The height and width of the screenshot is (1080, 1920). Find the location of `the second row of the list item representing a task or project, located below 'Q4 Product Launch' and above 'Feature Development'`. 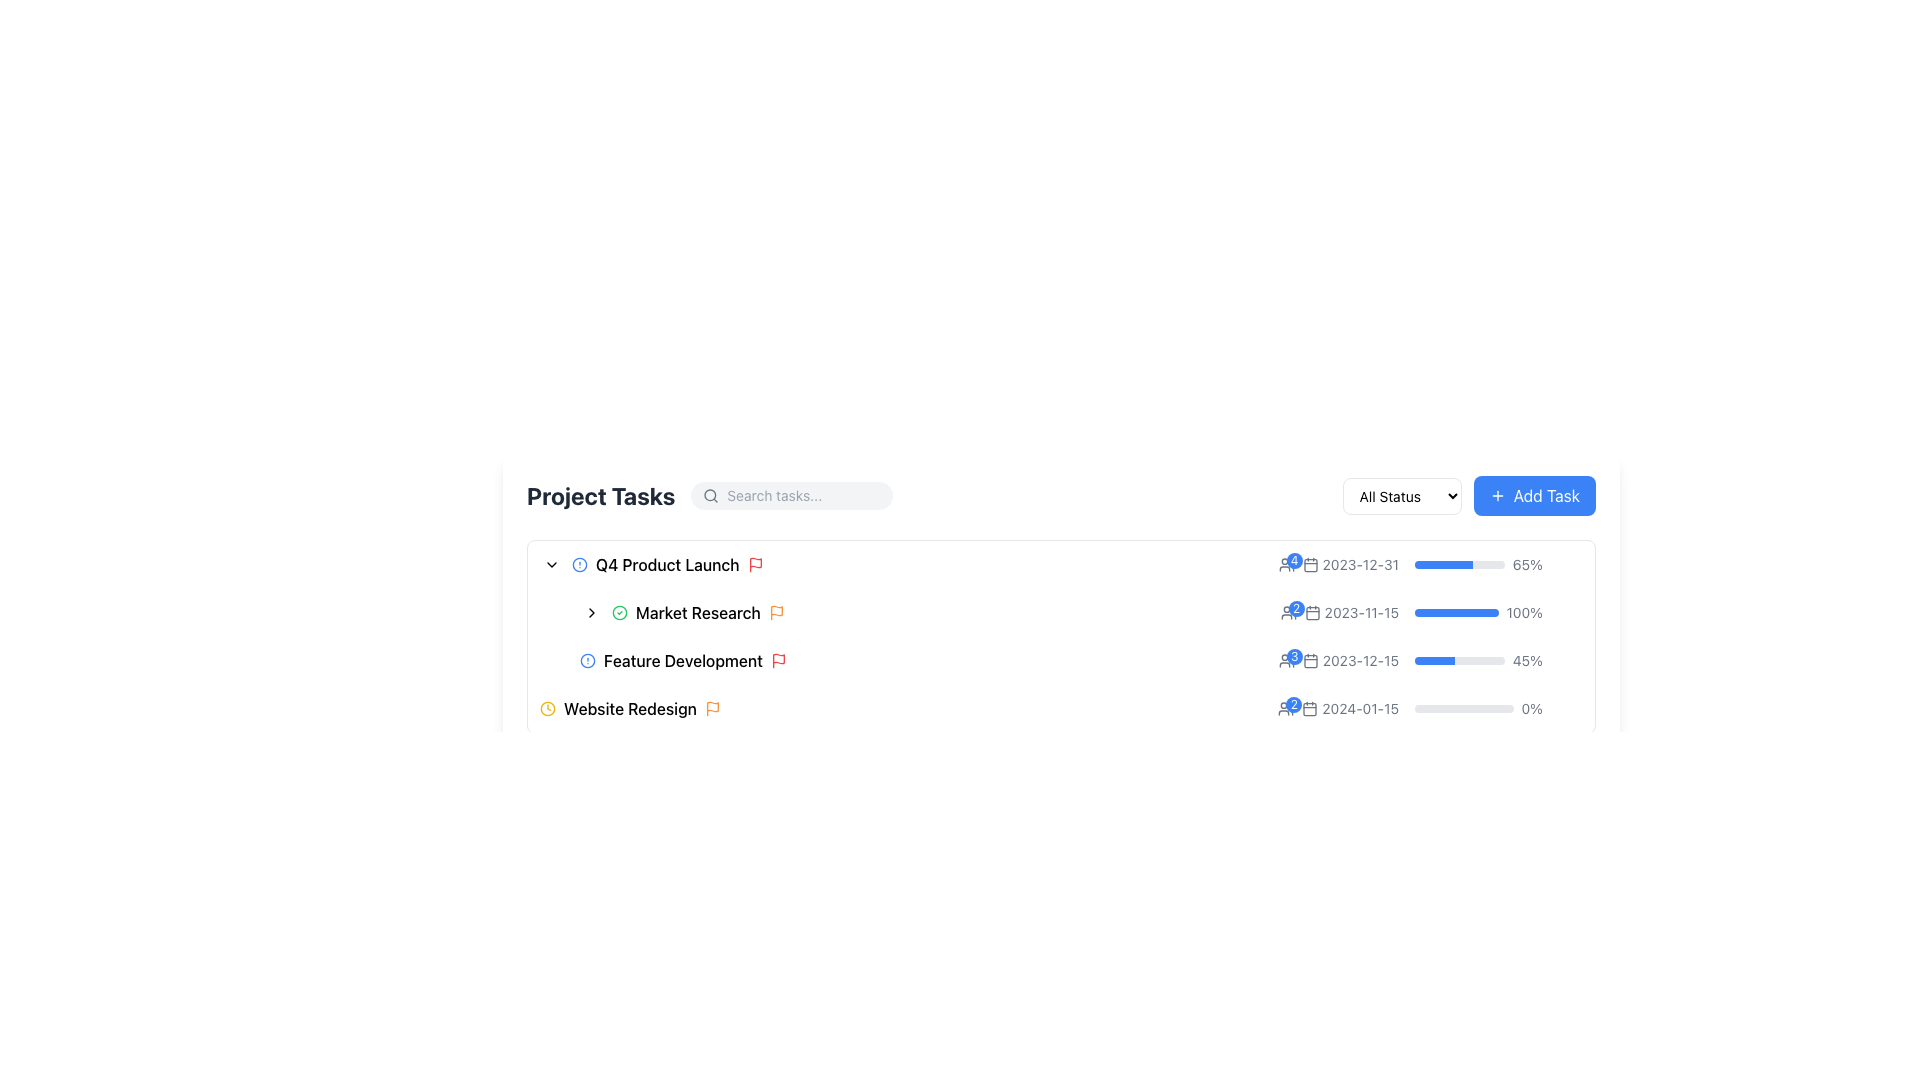

the second row of the list item representing a task or project, located below 'Q4 Product Launch' and above 'Feature Development' is located at coordinates (1080, 612).